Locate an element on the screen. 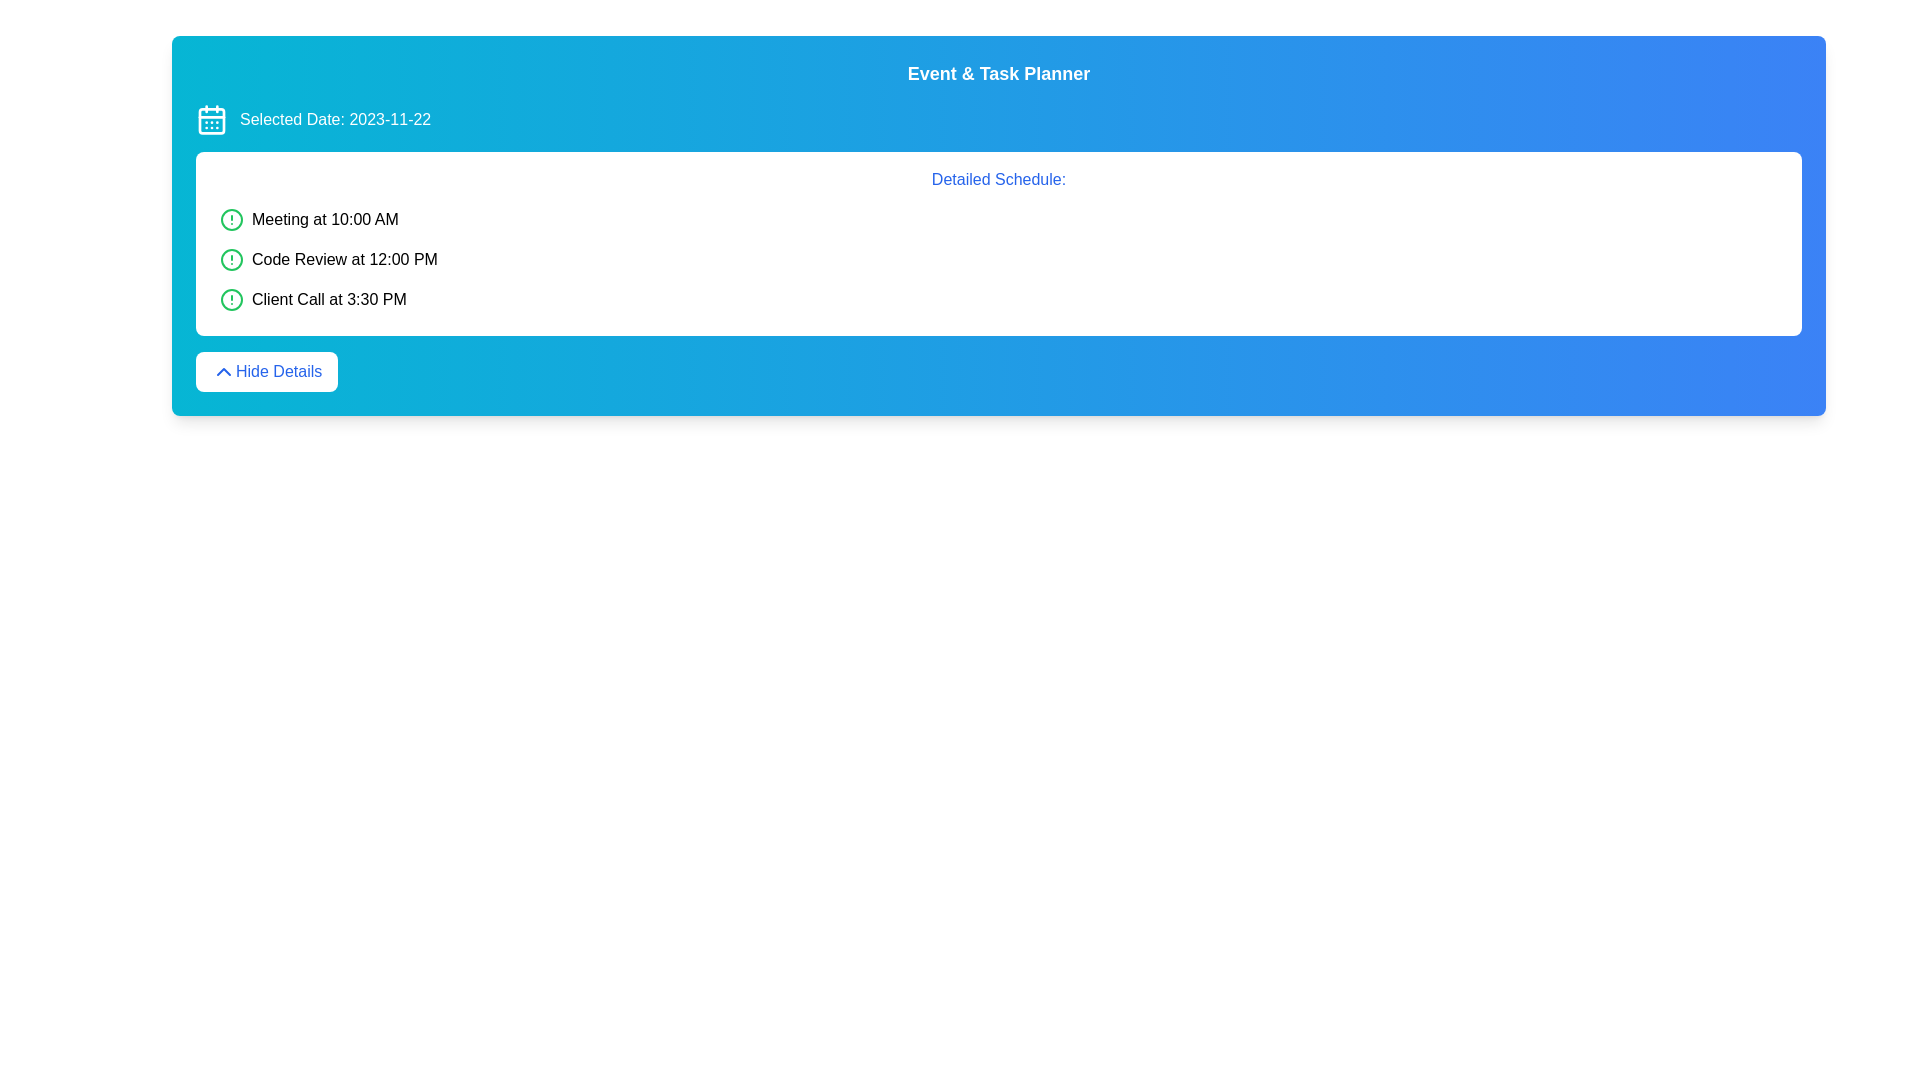 This screenshot has width=1920, height=1080. the second scheduled event text which is centrally located within a white card, positioned below 'Meeting at 10:00 AM' and above 'Client Call at 3:30 PM' is located at coordinates (345, 258).